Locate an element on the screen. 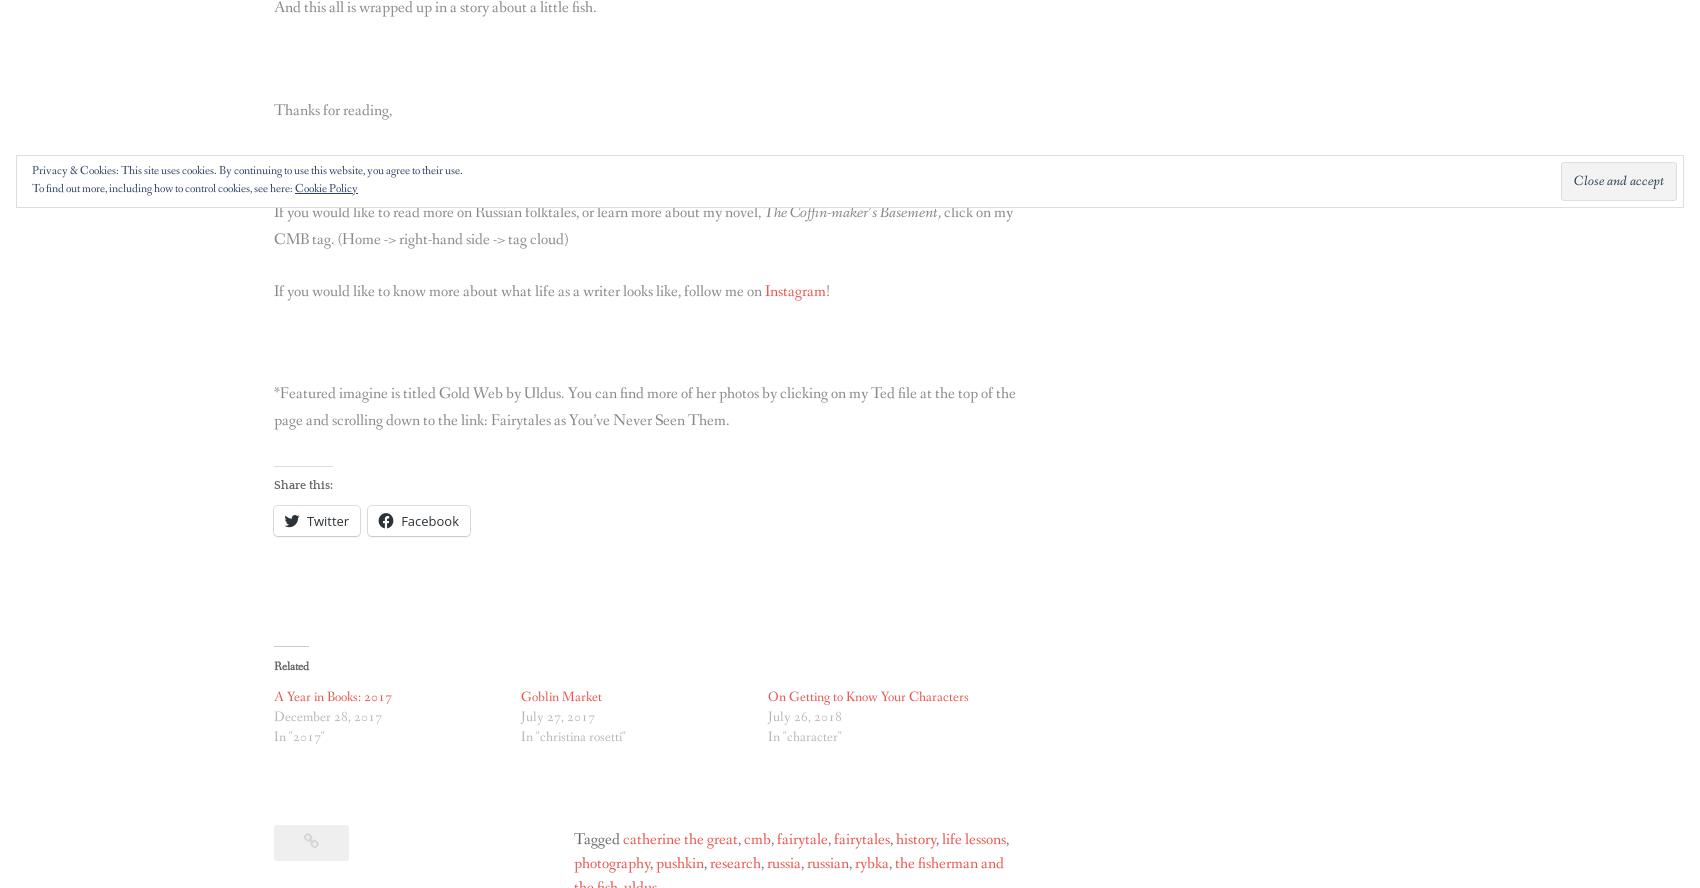  'Facebook' is located at coordinates (400, 519).